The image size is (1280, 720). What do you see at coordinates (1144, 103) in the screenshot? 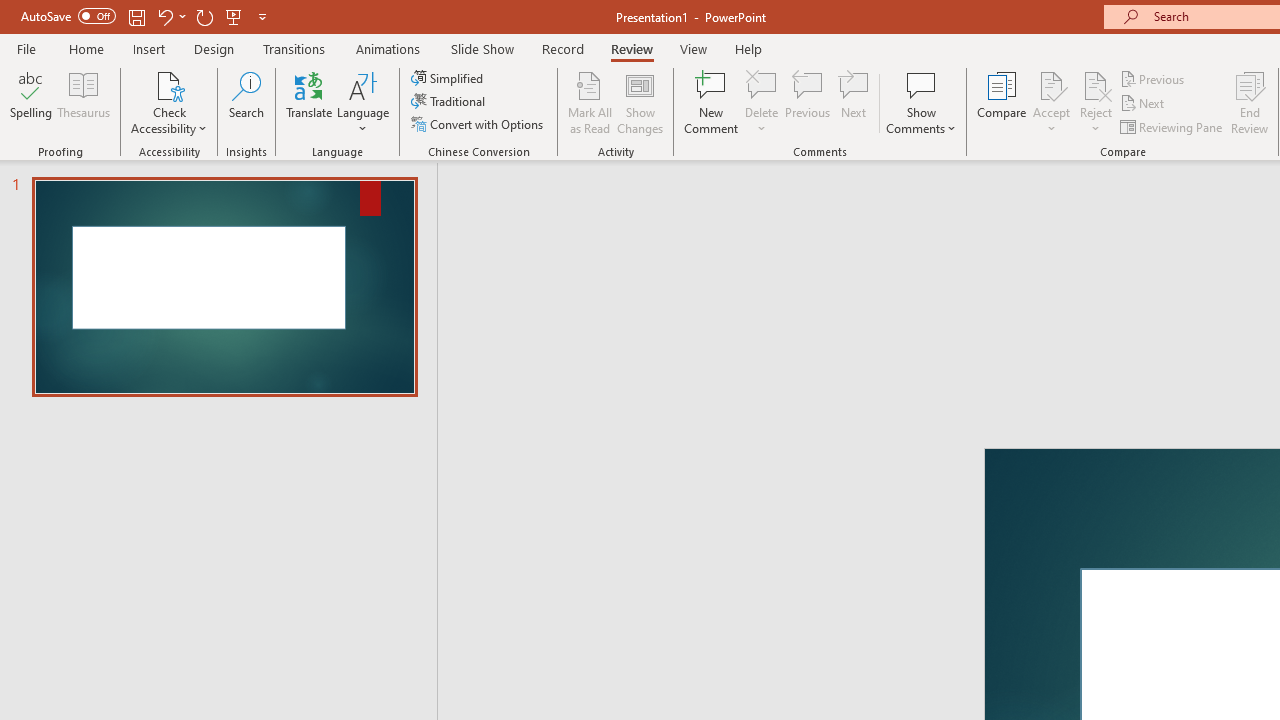
I see `'Next'` at bounding box center [1144, 103].